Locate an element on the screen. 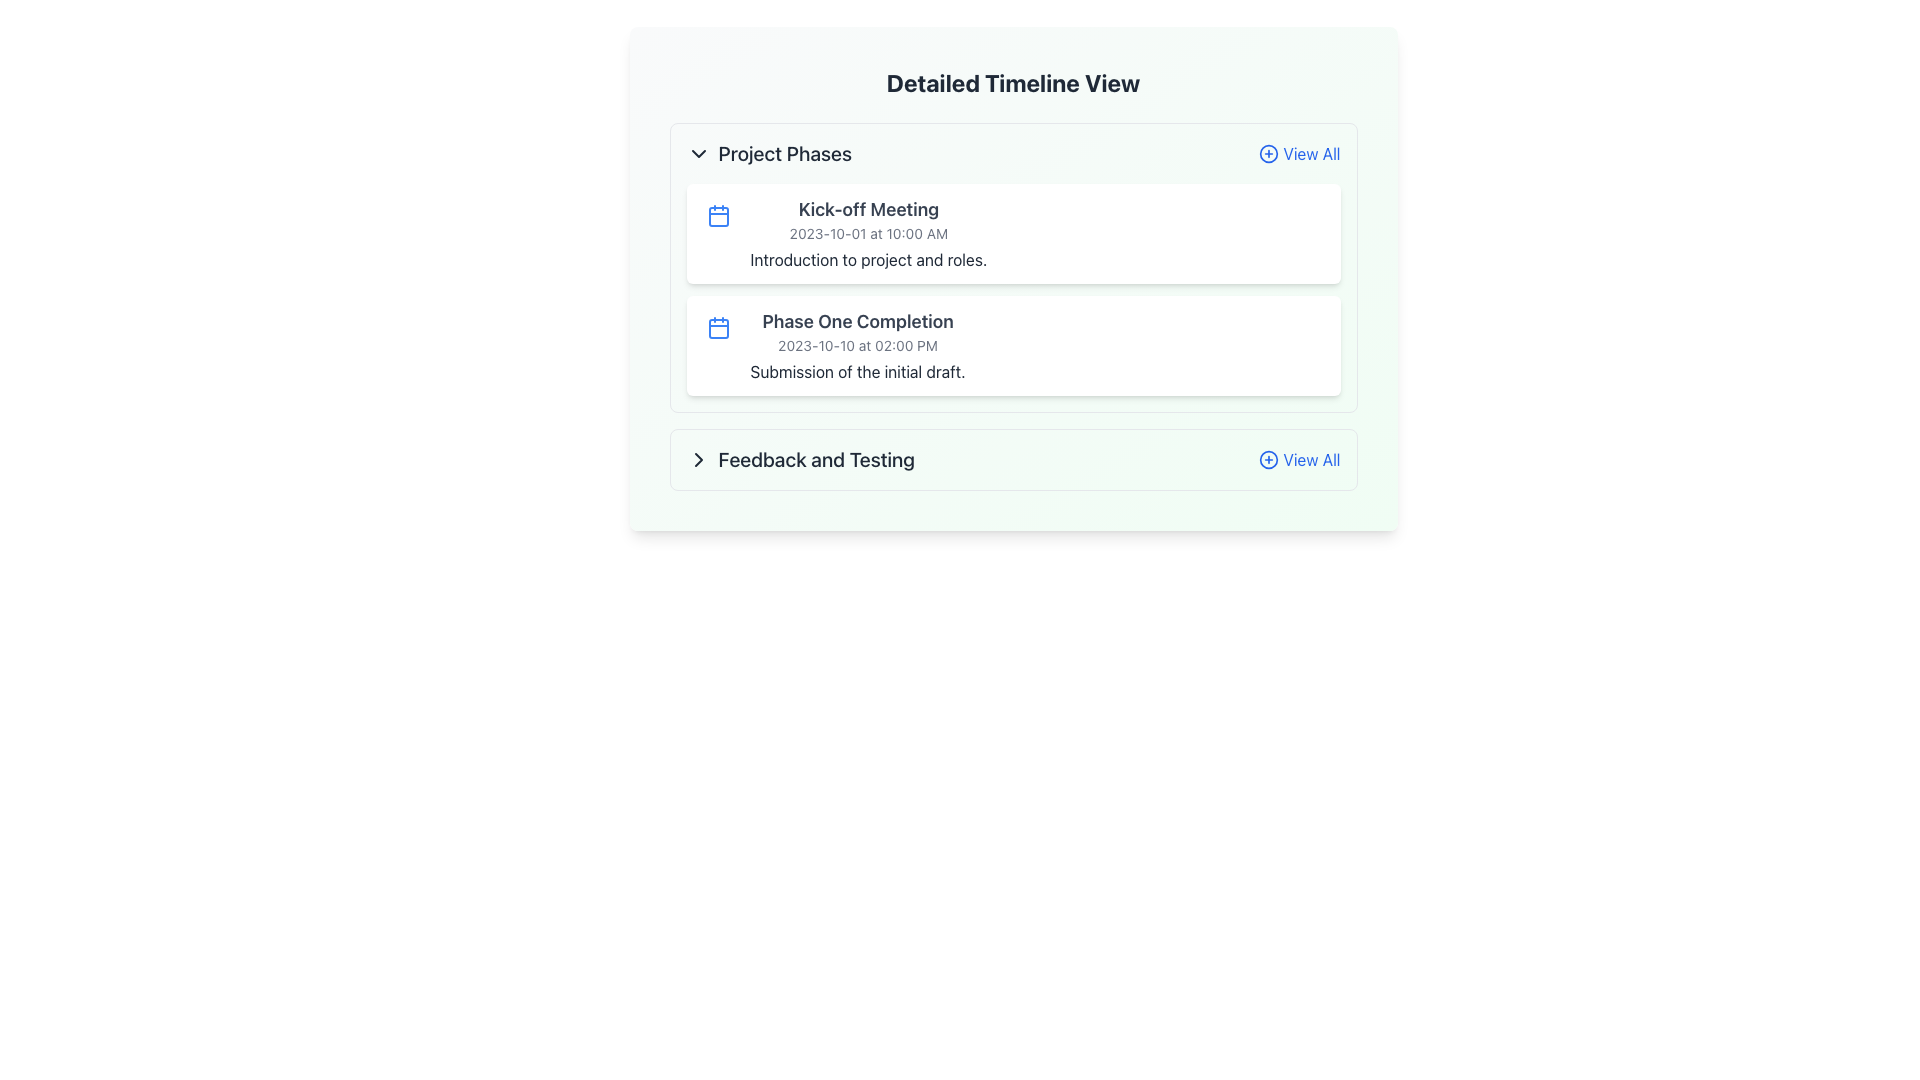 The width and height of the screenshot is (1920, 1080). the 'View All' interactive link with a blue circular icon and plus sign, located in the top-right corner of the 'Project Phases' section to underline the text is located at coordinates (1299, 153).